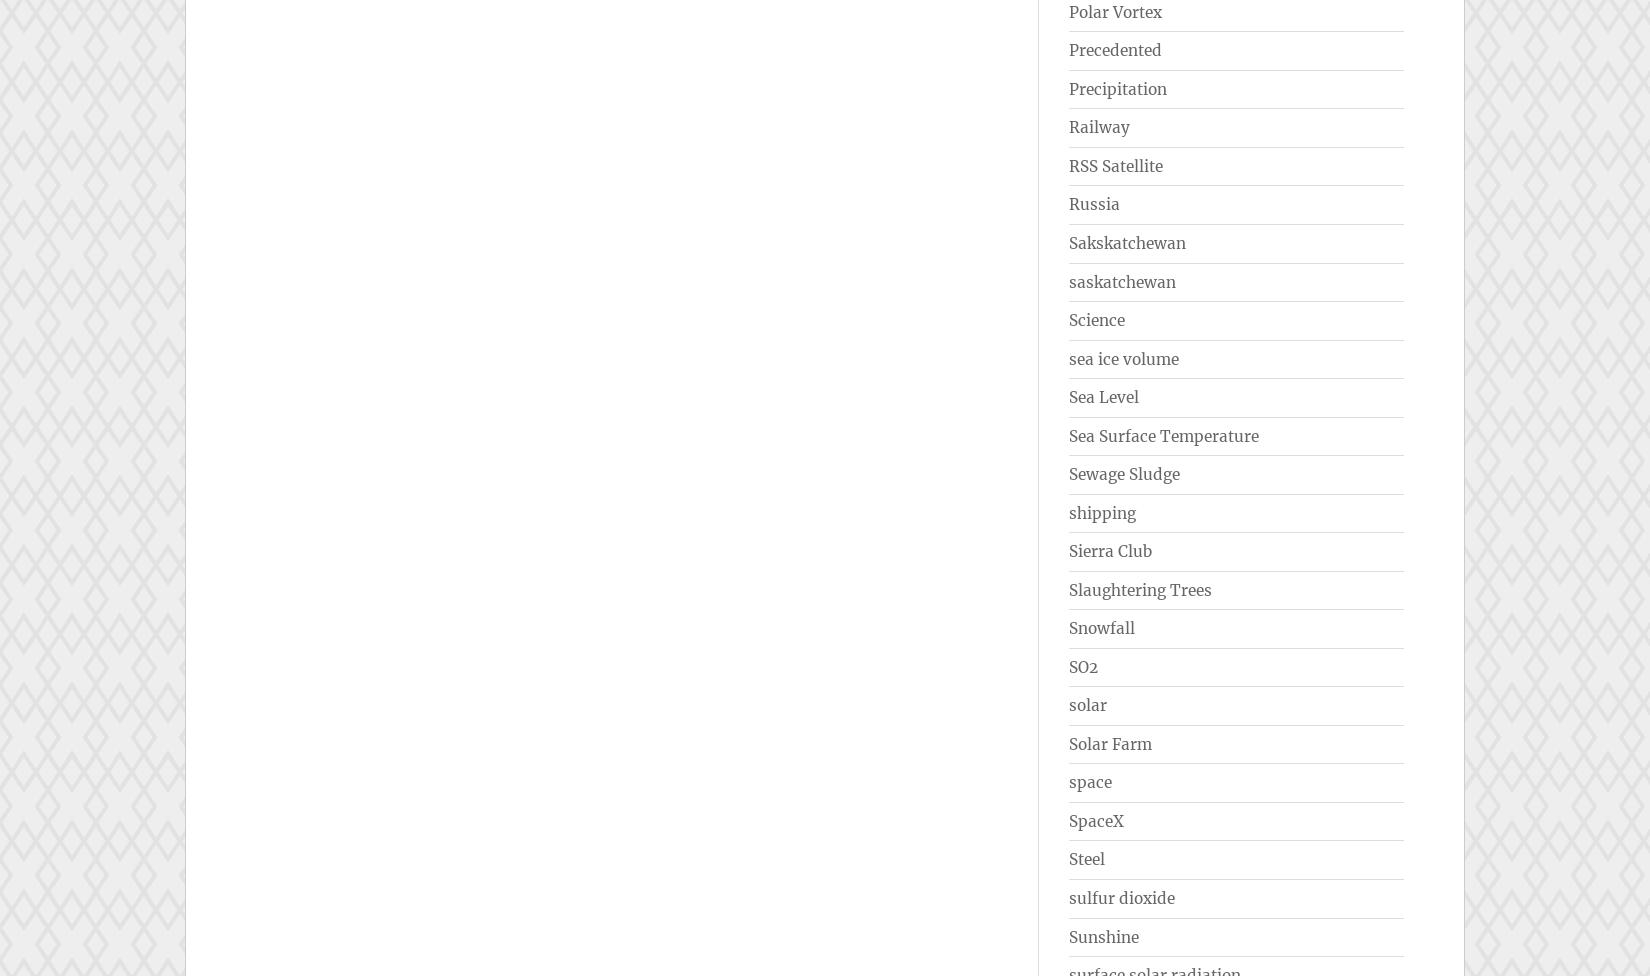  I want to click on 'Sakskatchewan', so click(1127, 241).